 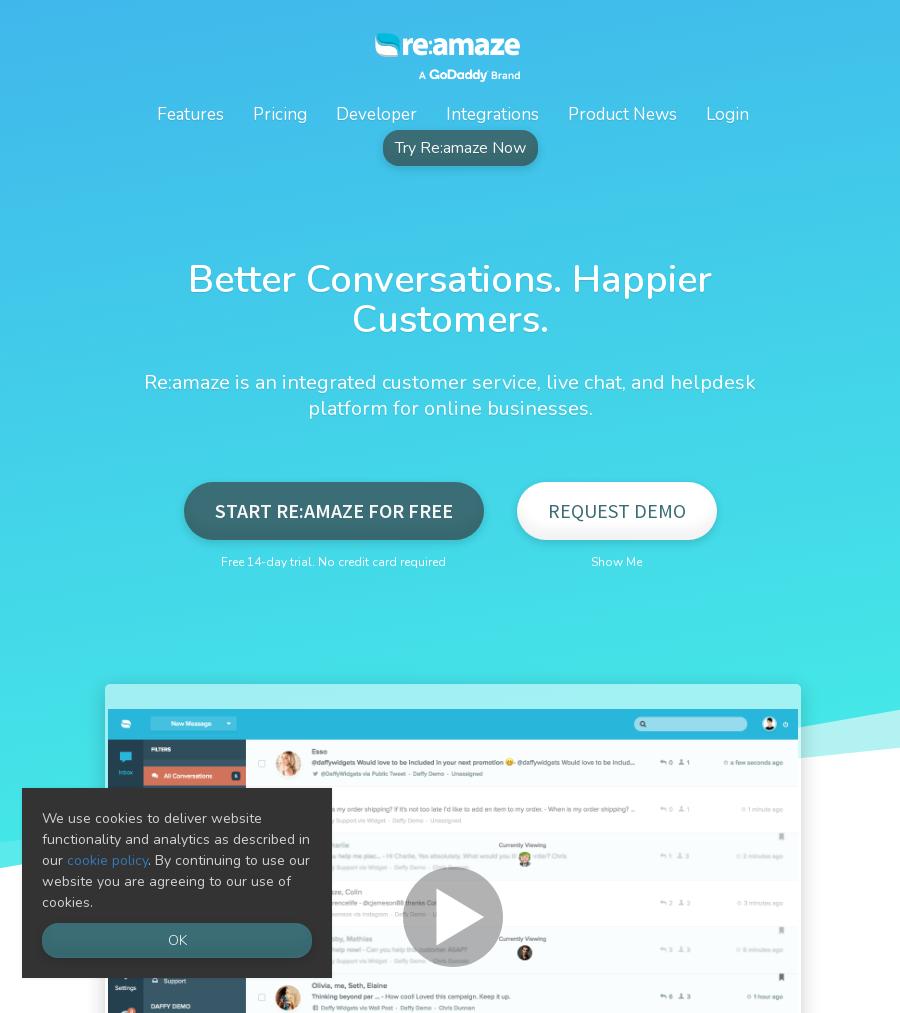 I want to click on 'Start Re:amaze for free', so click(x=332, y=510).